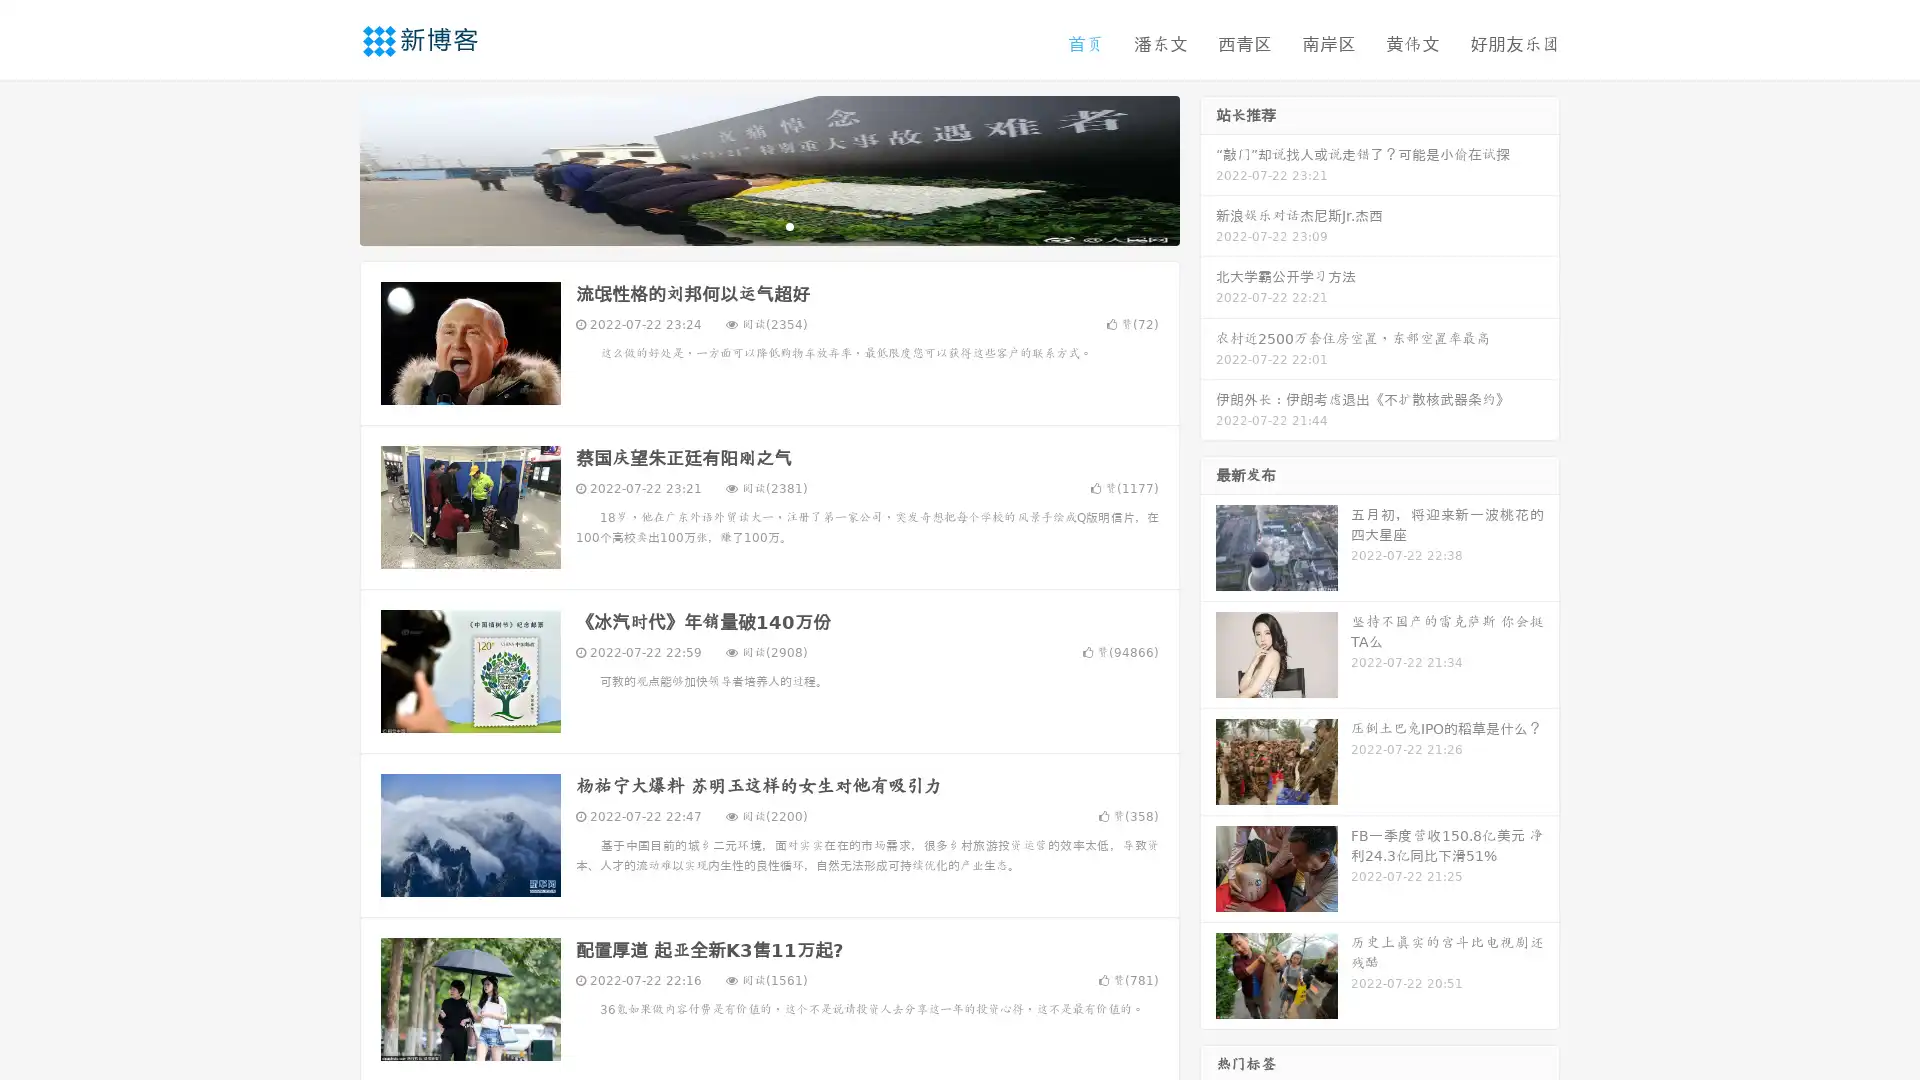 This screenshot has height=1080, width=1920. Describe the element at coordinates (748, 225) in the screenshot. I see `Go to slide 1` at that location.